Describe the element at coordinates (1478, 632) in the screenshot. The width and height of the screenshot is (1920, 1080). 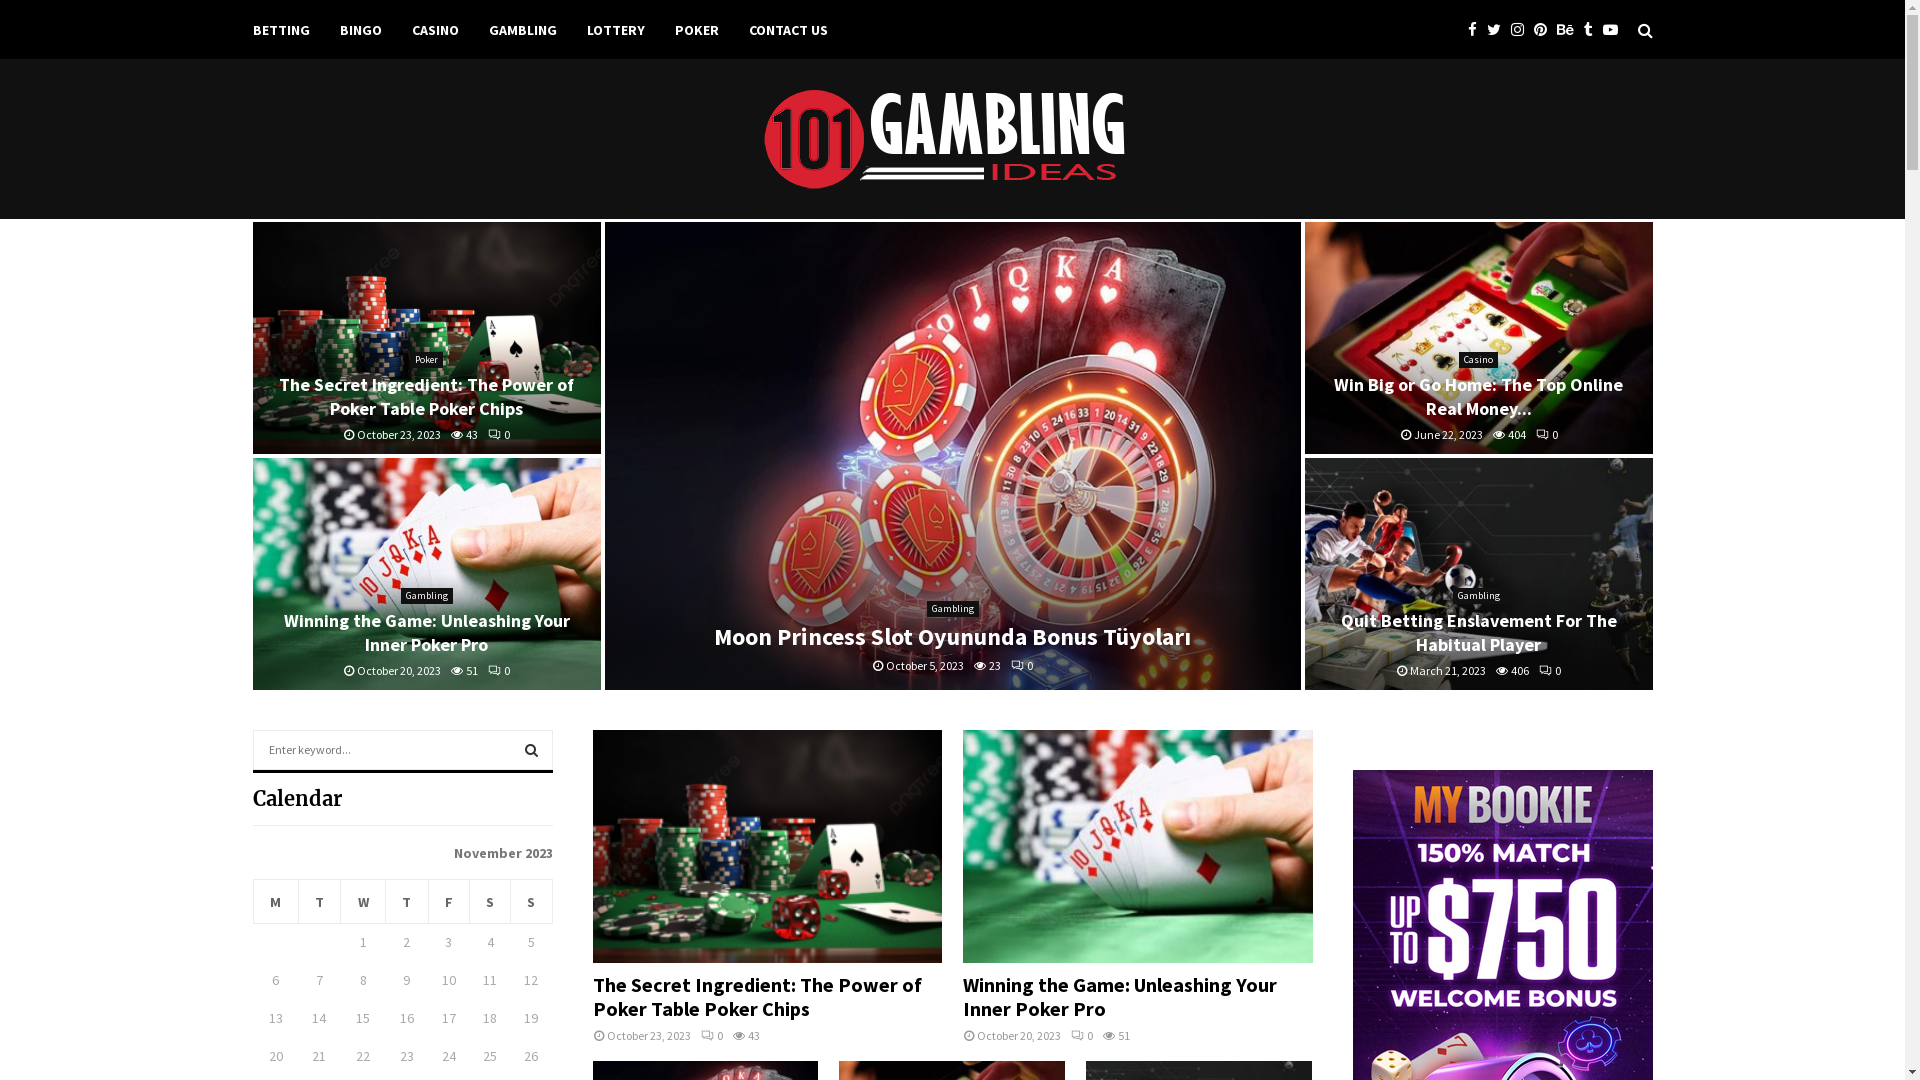
I see `'Quit Betting Enslavement For The Habitual Player'` at that location.